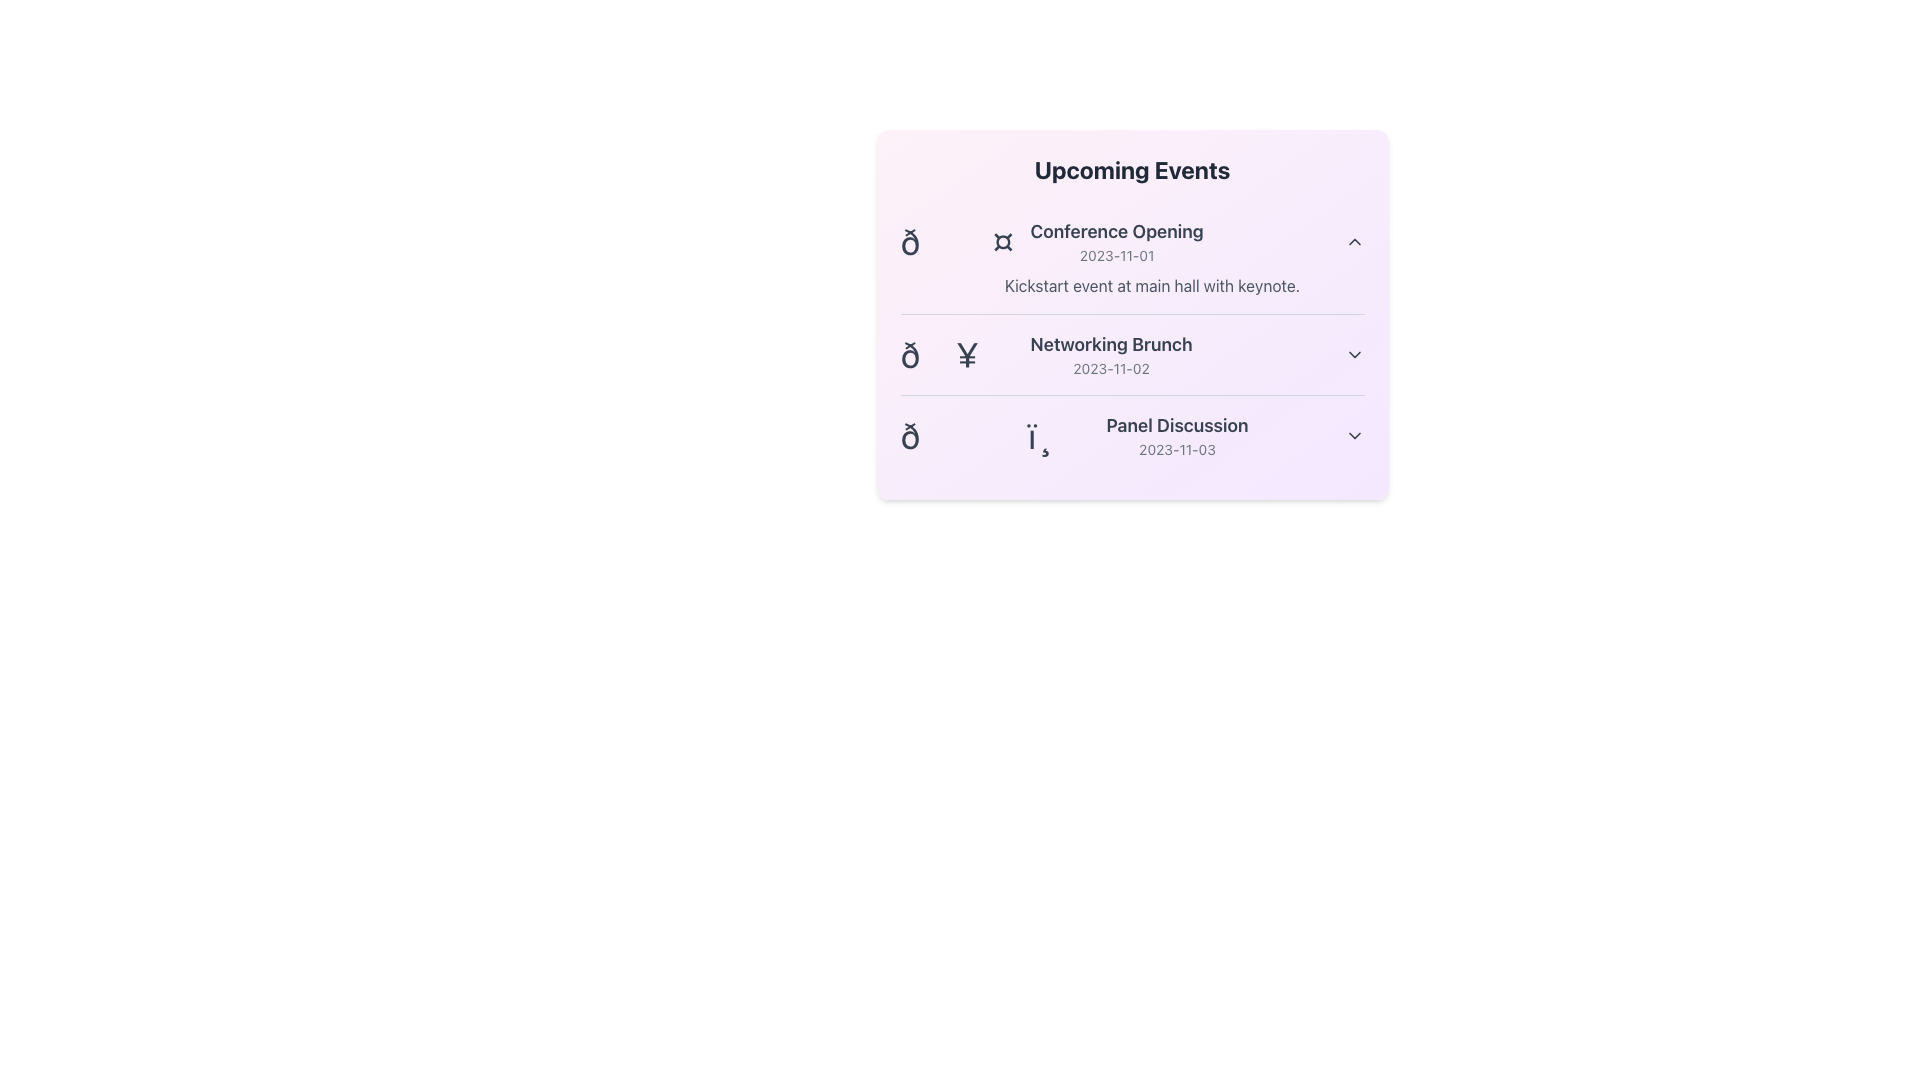 This screenshot has height=1080, width=1920. Describe the element at coordinates (1132, 353) in the screenshot. I see `the middle entry of the 'Upcoming Events' list, which is a clickable button styled component containing an icon, title, date, and dropdown arrow` at that location.